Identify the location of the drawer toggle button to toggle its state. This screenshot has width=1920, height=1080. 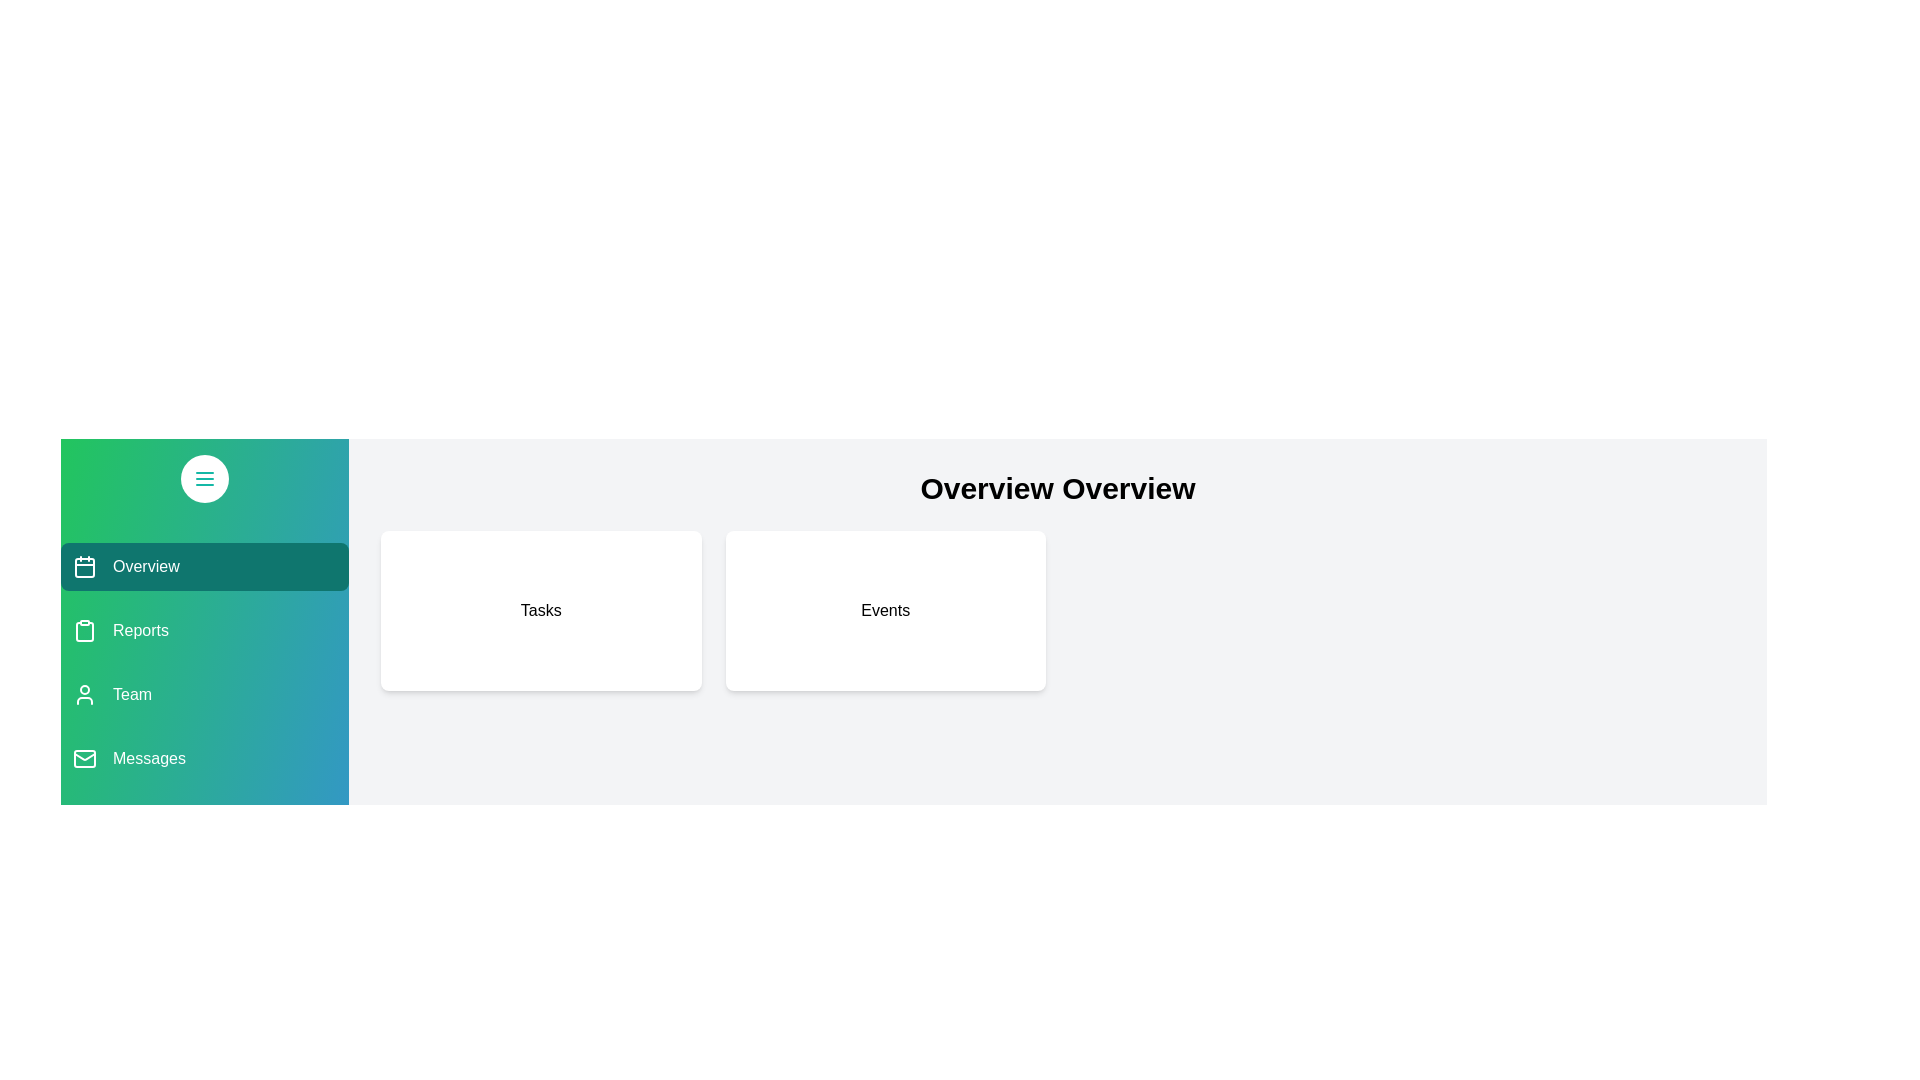
(205, 478).